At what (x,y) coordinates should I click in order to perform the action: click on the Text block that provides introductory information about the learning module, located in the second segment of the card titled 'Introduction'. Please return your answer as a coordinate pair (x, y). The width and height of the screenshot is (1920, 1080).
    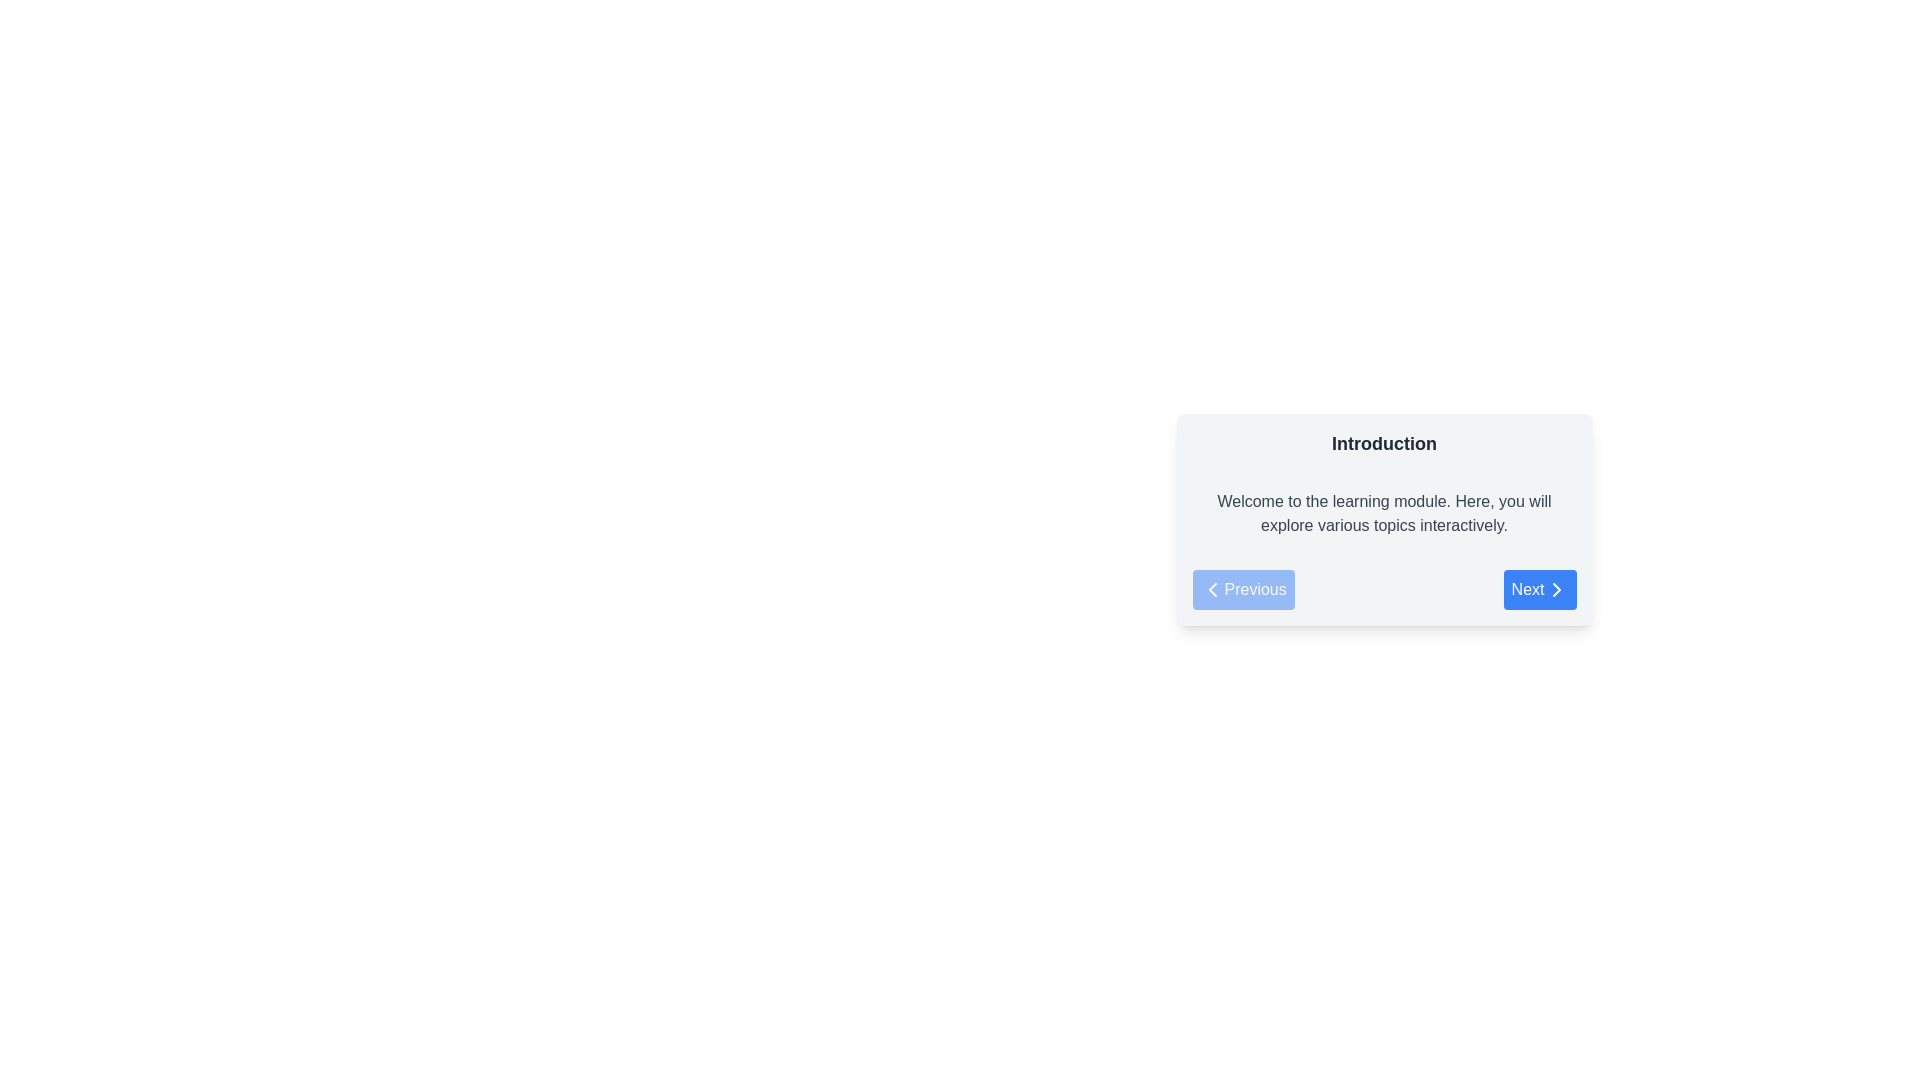
    Looking at the image, I should click on (1383, 512).